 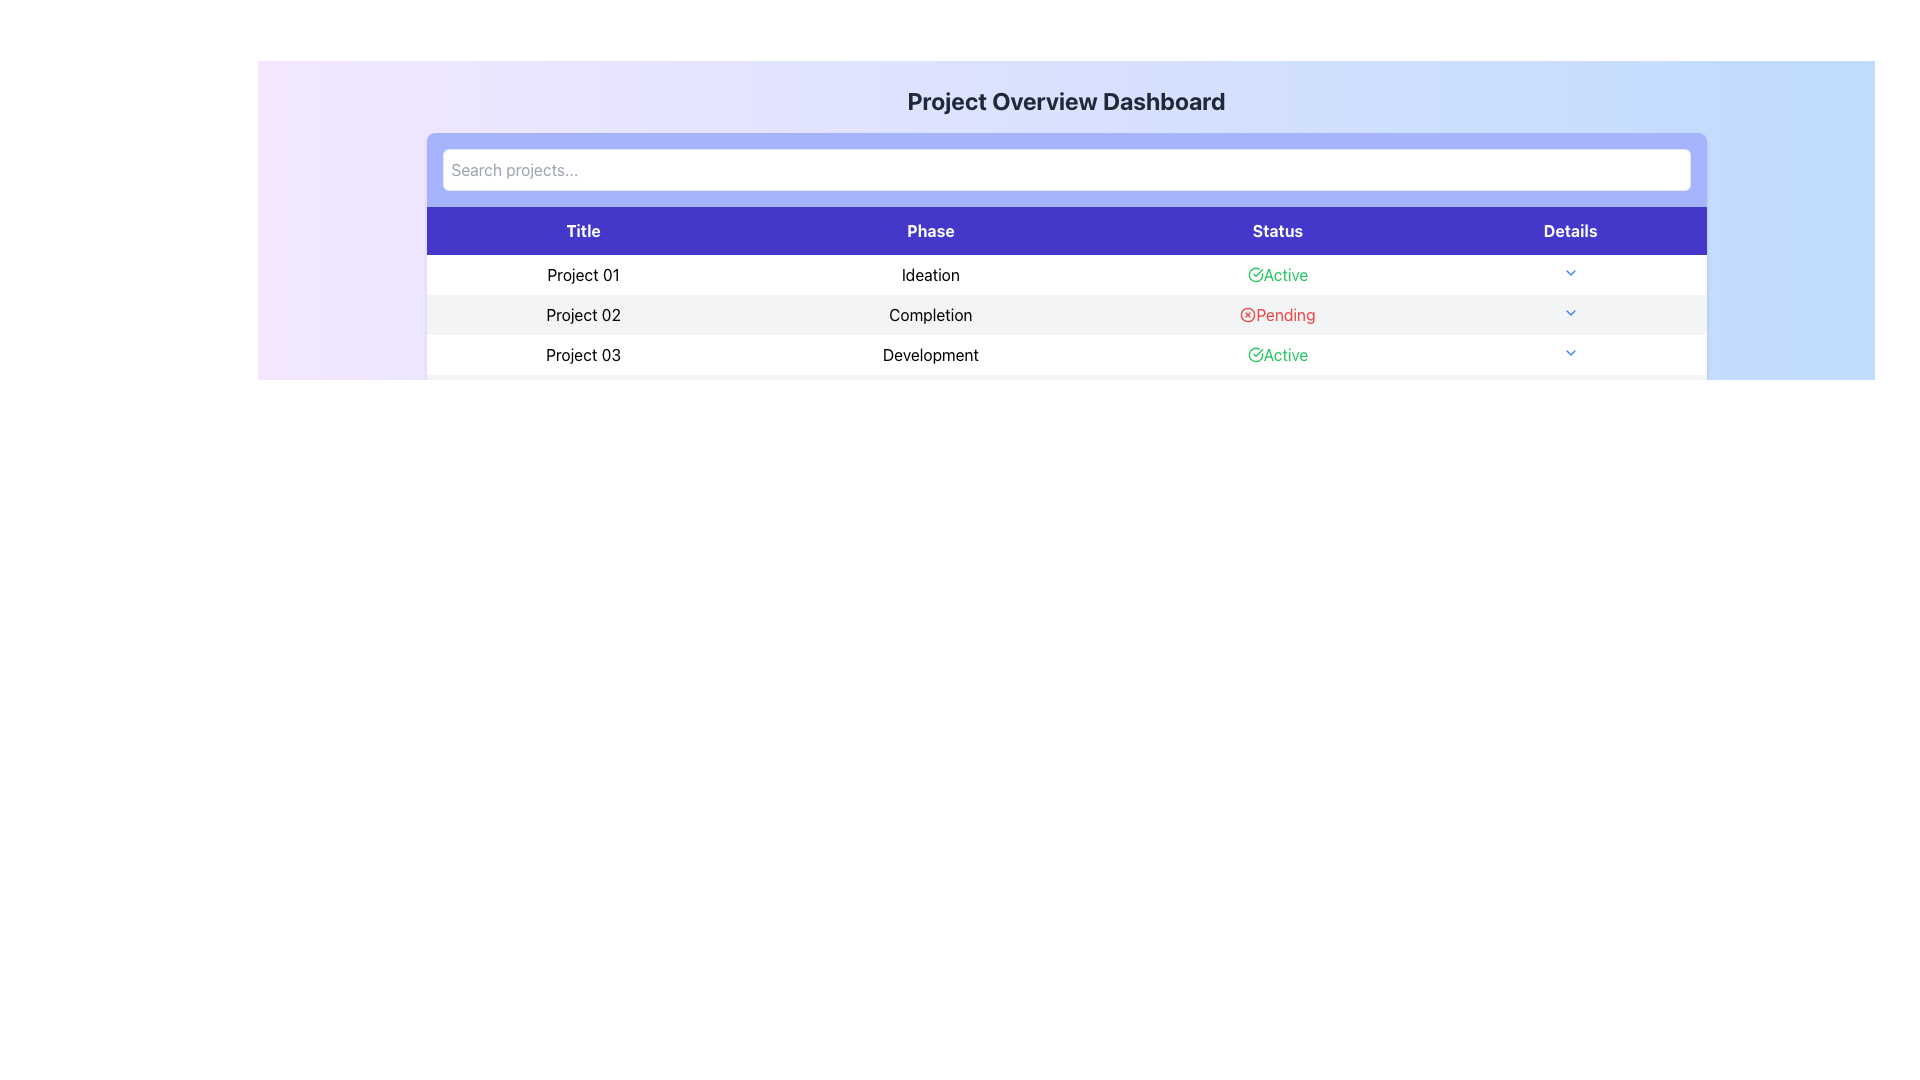 What do you see at coordinates (1247, 315) in the screenshot?
I see `the SVG Circle Element representing the status of 'Project 02' in the table, which appears before the text 'Pending'` at bounding box center [1247, 315].